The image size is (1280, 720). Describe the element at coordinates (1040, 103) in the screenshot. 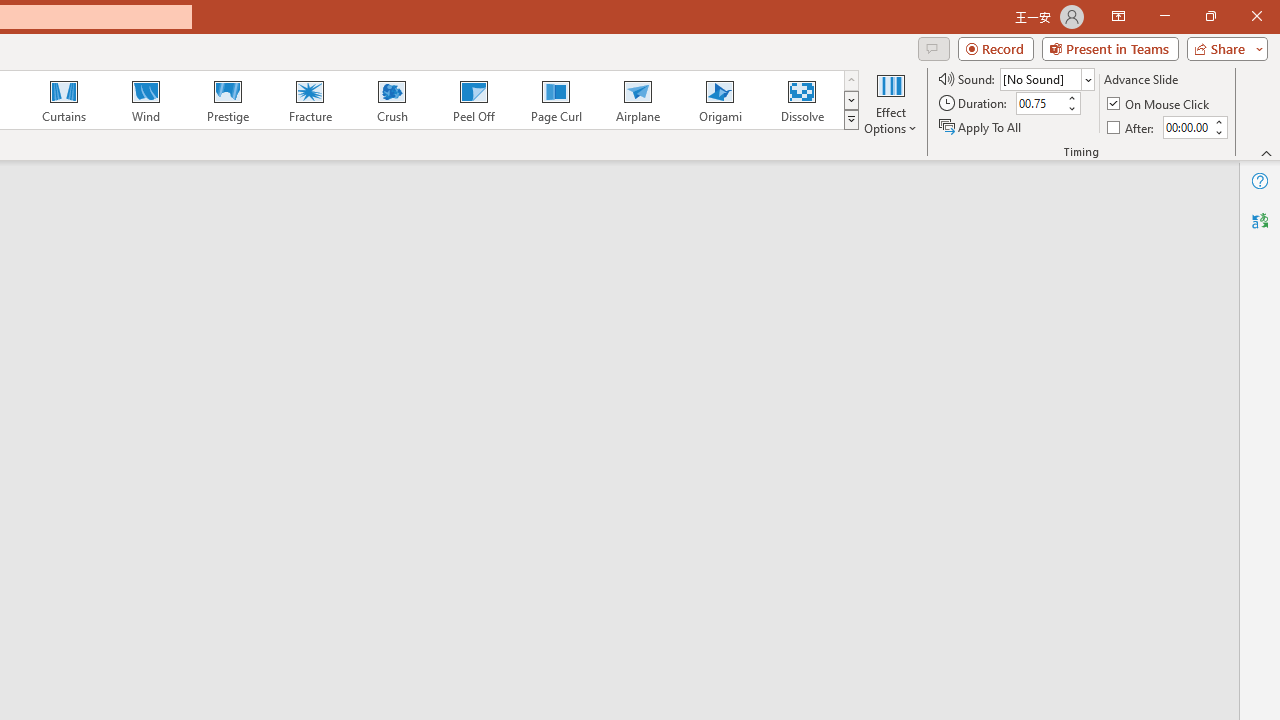

I see `'Duration'` at that location.